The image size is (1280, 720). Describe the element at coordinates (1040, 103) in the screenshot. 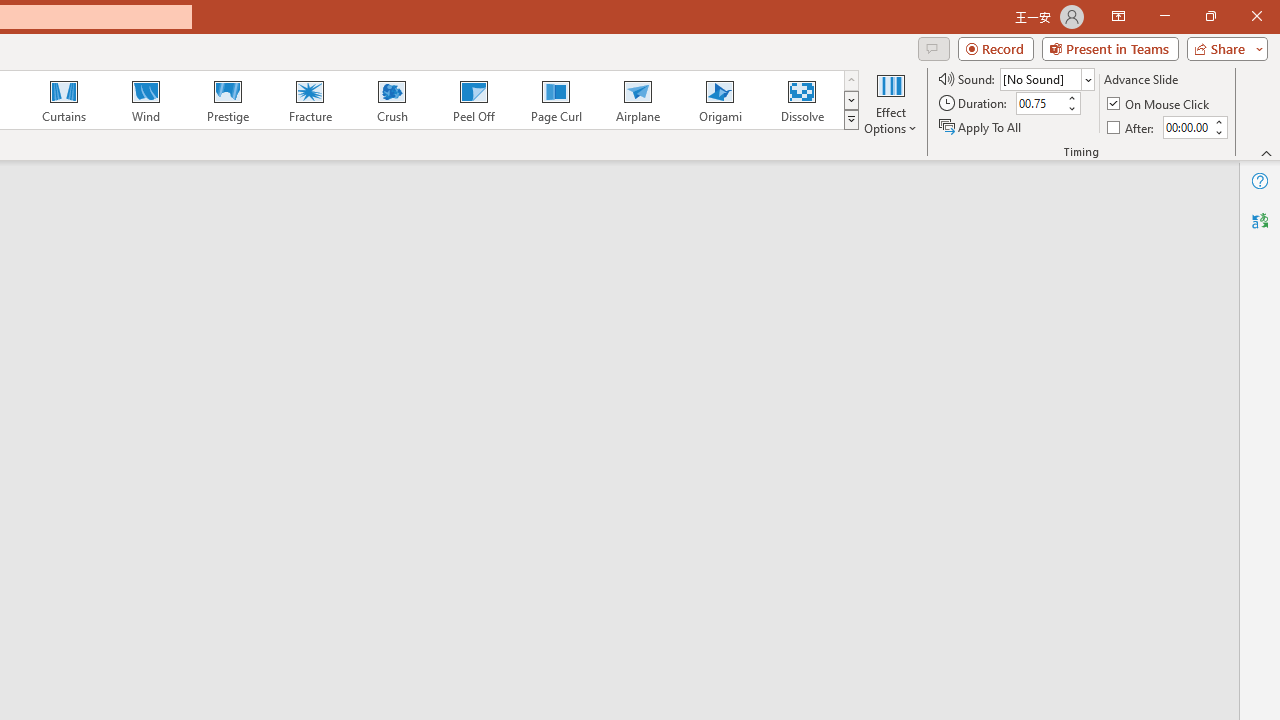

I see `'Duration'` at that location.